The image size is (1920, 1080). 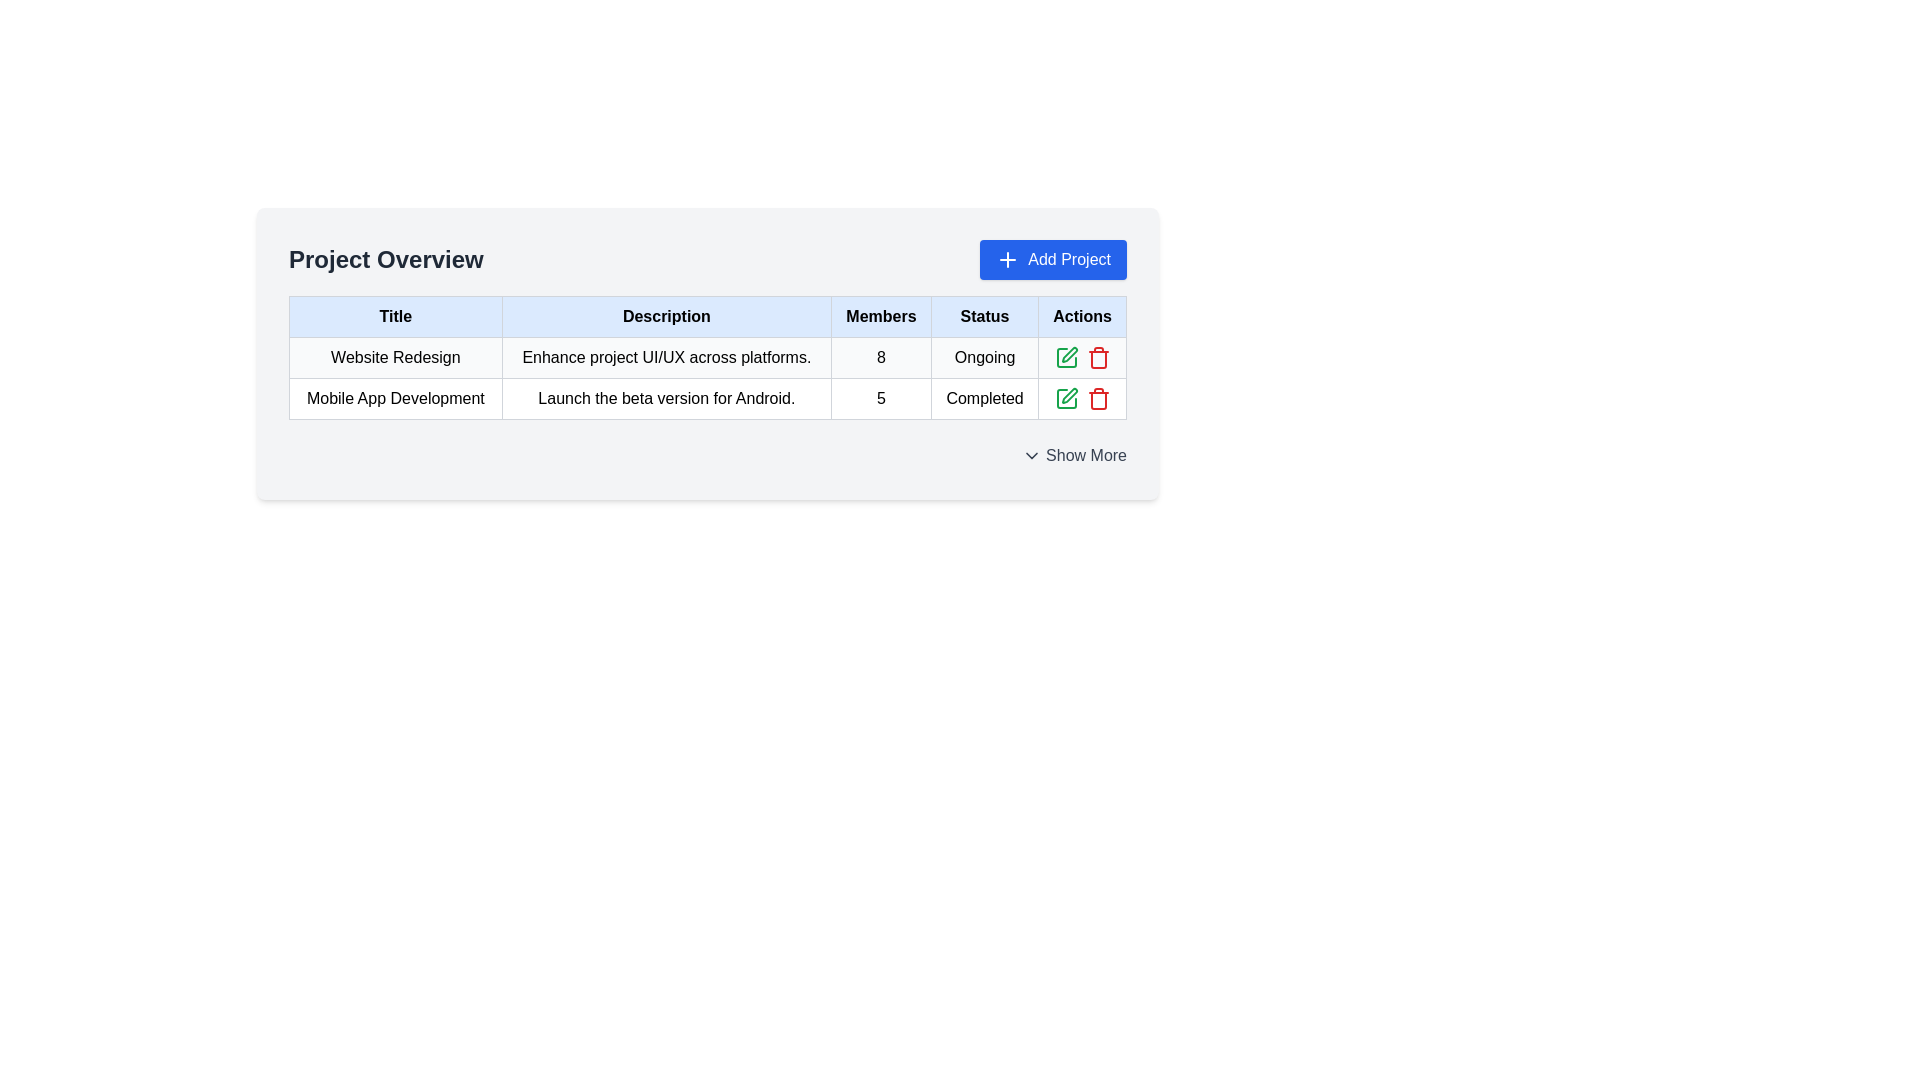 I want to click on the Table Header Cell labeled 'Description' which is styled with a blue background and centrally aligned in the header row of the table, so click(x=708, y=315).